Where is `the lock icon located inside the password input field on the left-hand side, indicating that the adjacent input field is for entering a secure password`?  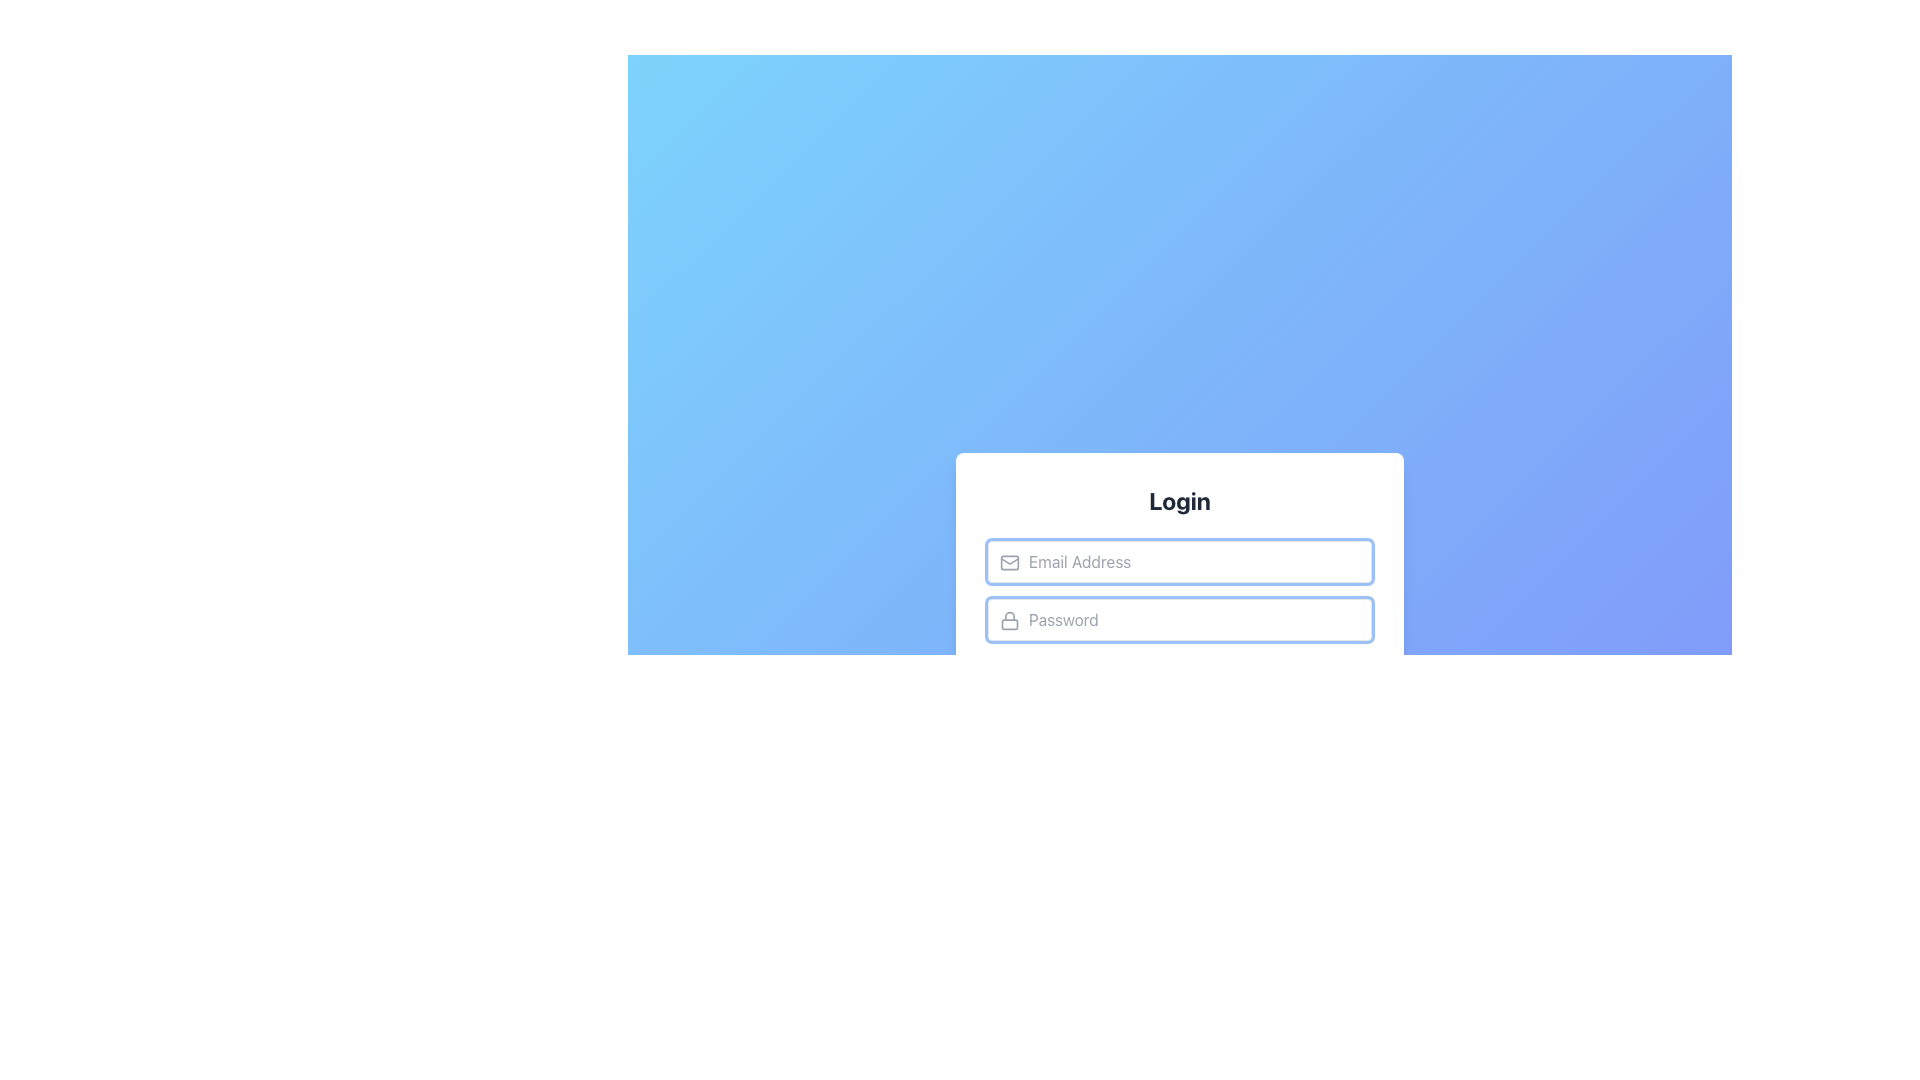
the lock icon located inside the password input field on the left-hand side, indicating that the adjacent input field is for entering a secure password is located at coordinates (1009, 620).